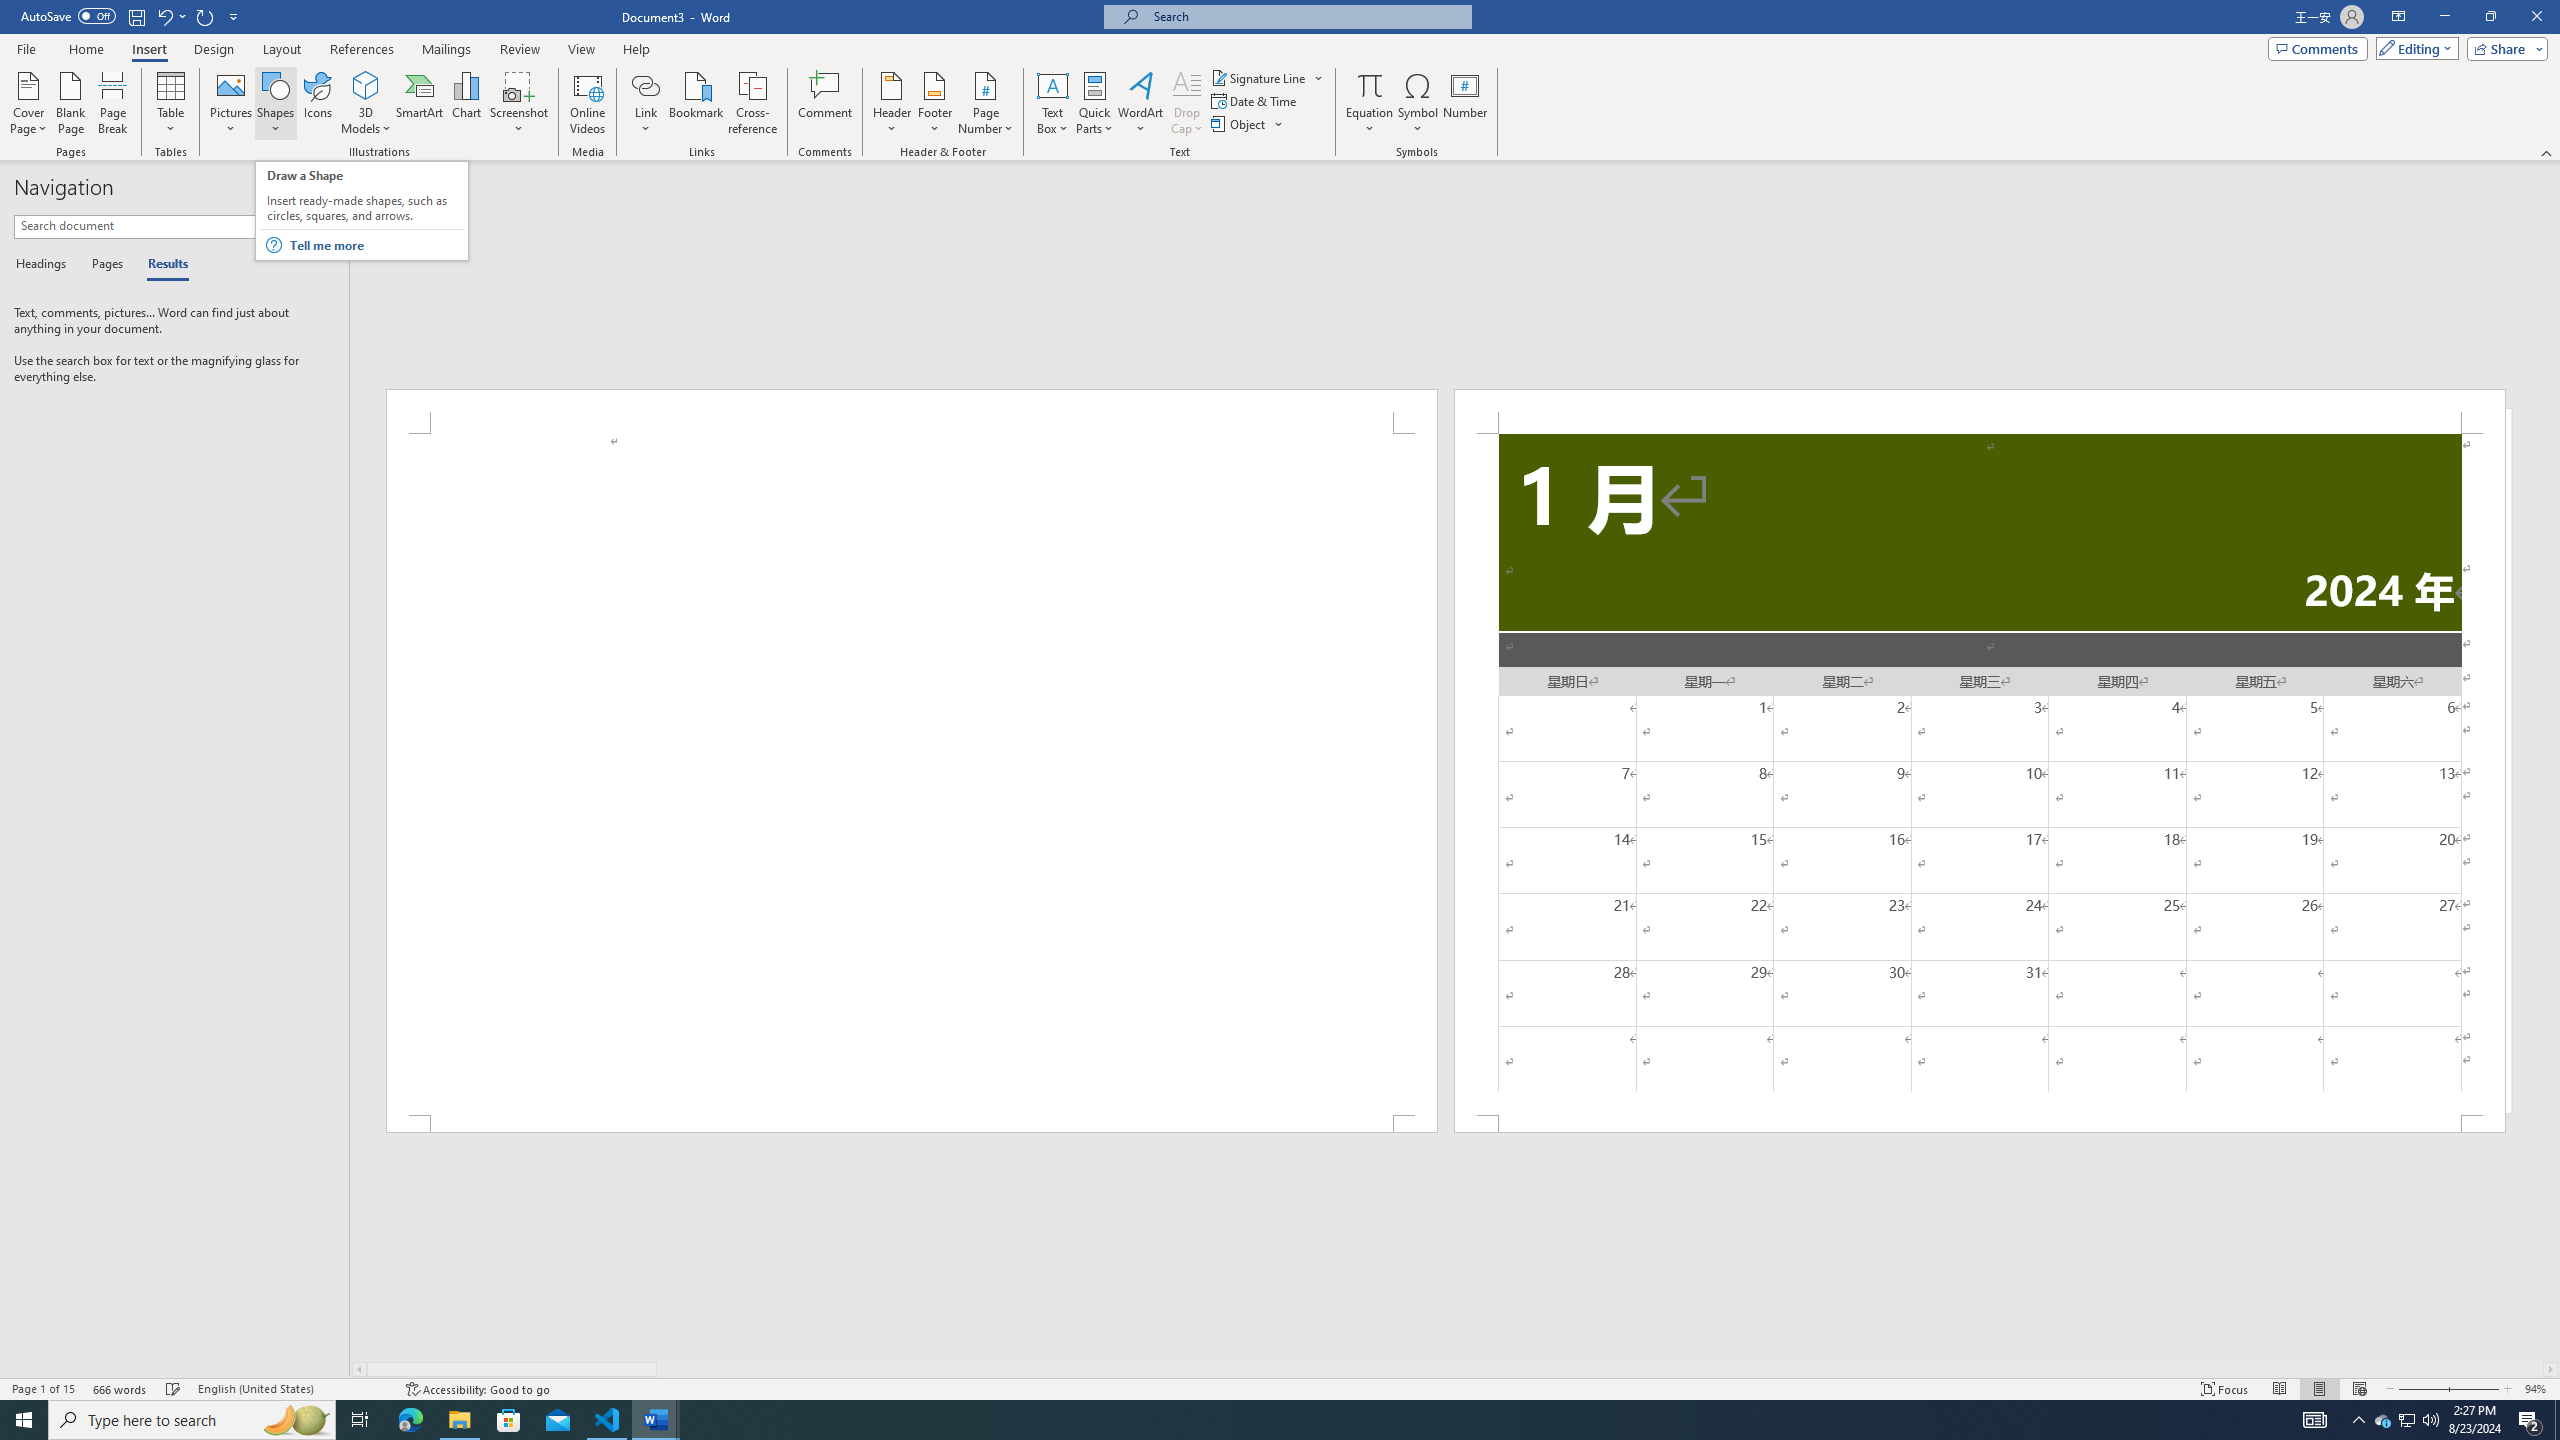 Image resolution: width=2560 pixels, height=1440 pixels. I want to click on 'Number...', so click(1464, 103).